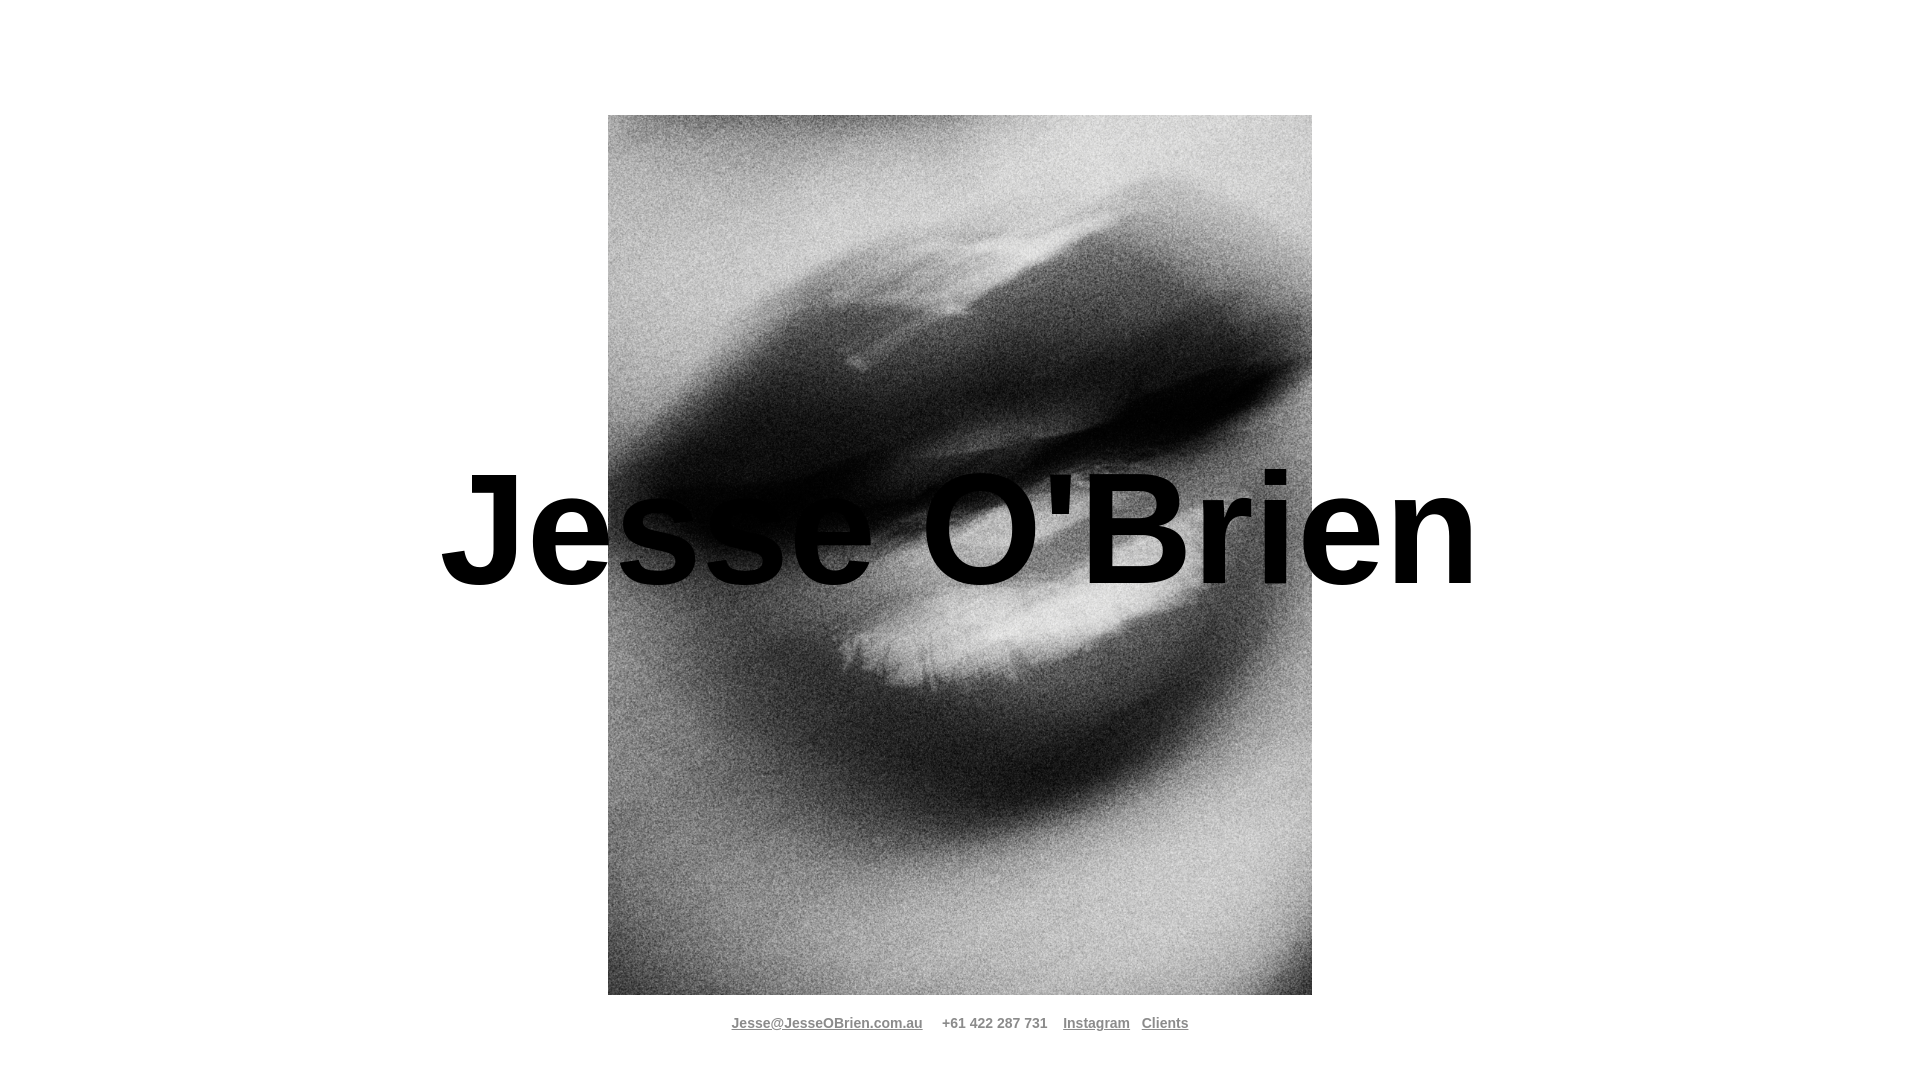 Image resolution: width=1920 pixels, height=1080 pixels. What do you see at coordinates (1165, 1022) in the screenshot?
I see `'Clients'` at bounding box center [1165, 1022].